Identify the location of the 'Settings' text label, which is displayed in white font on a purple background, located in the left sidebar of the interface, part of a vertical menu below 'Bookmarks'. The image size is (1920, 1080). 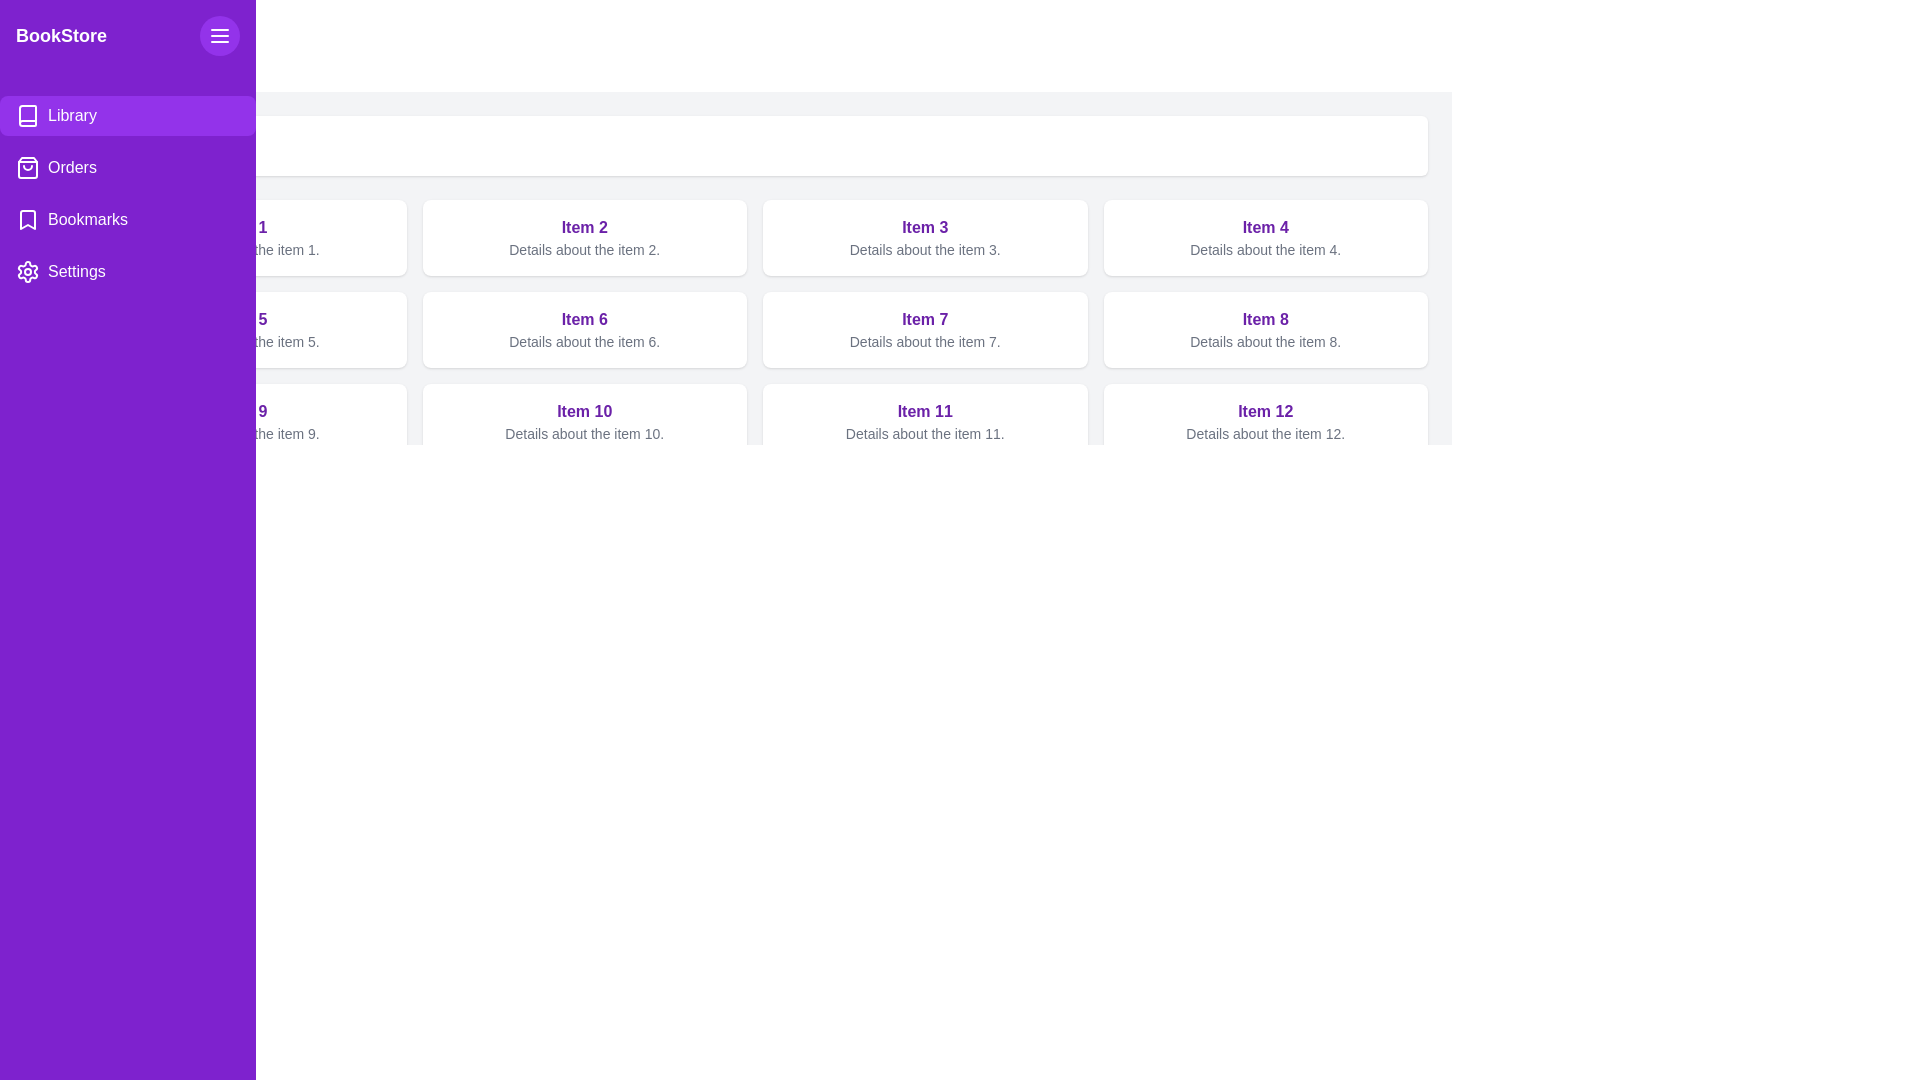
(76, 272).